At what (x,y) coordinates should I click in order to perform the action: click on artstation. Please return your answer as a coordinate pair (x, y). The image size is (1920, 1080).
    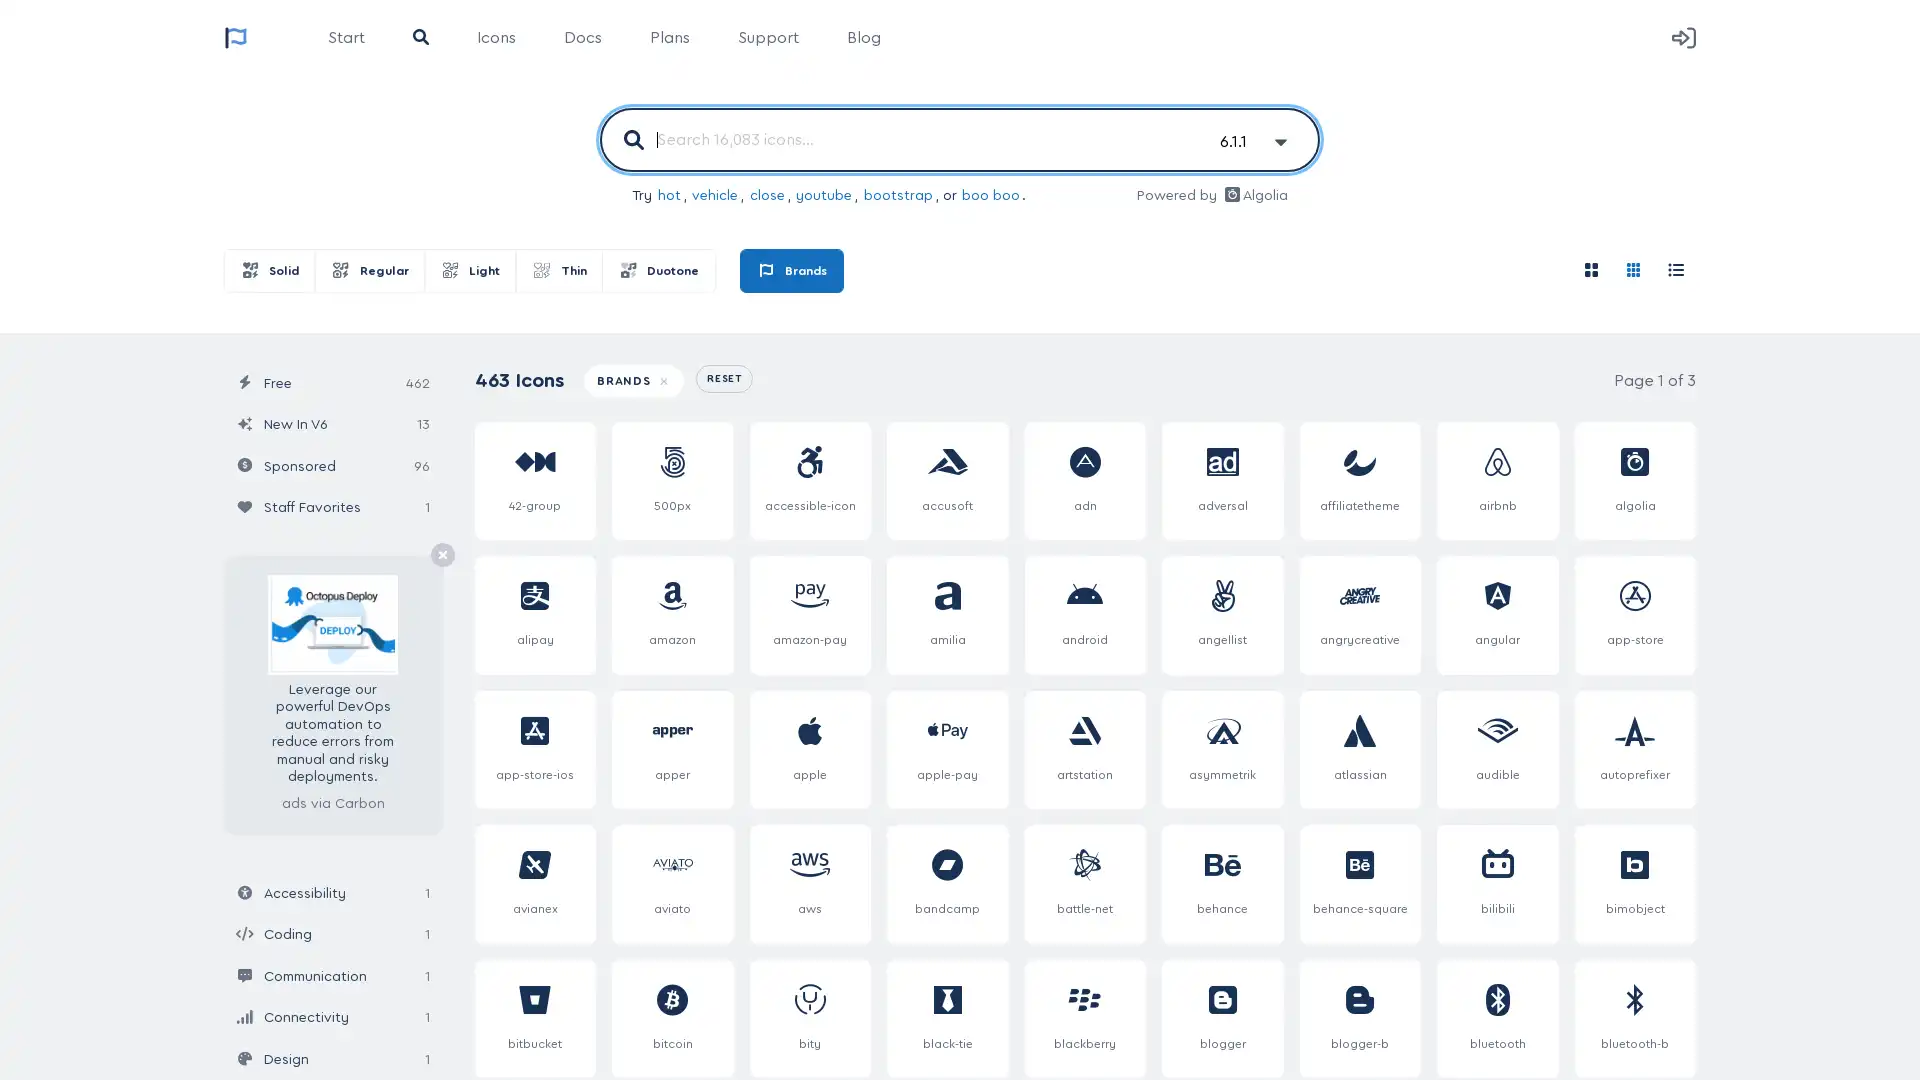
    Looking at the image, I should click on (1083, 763).